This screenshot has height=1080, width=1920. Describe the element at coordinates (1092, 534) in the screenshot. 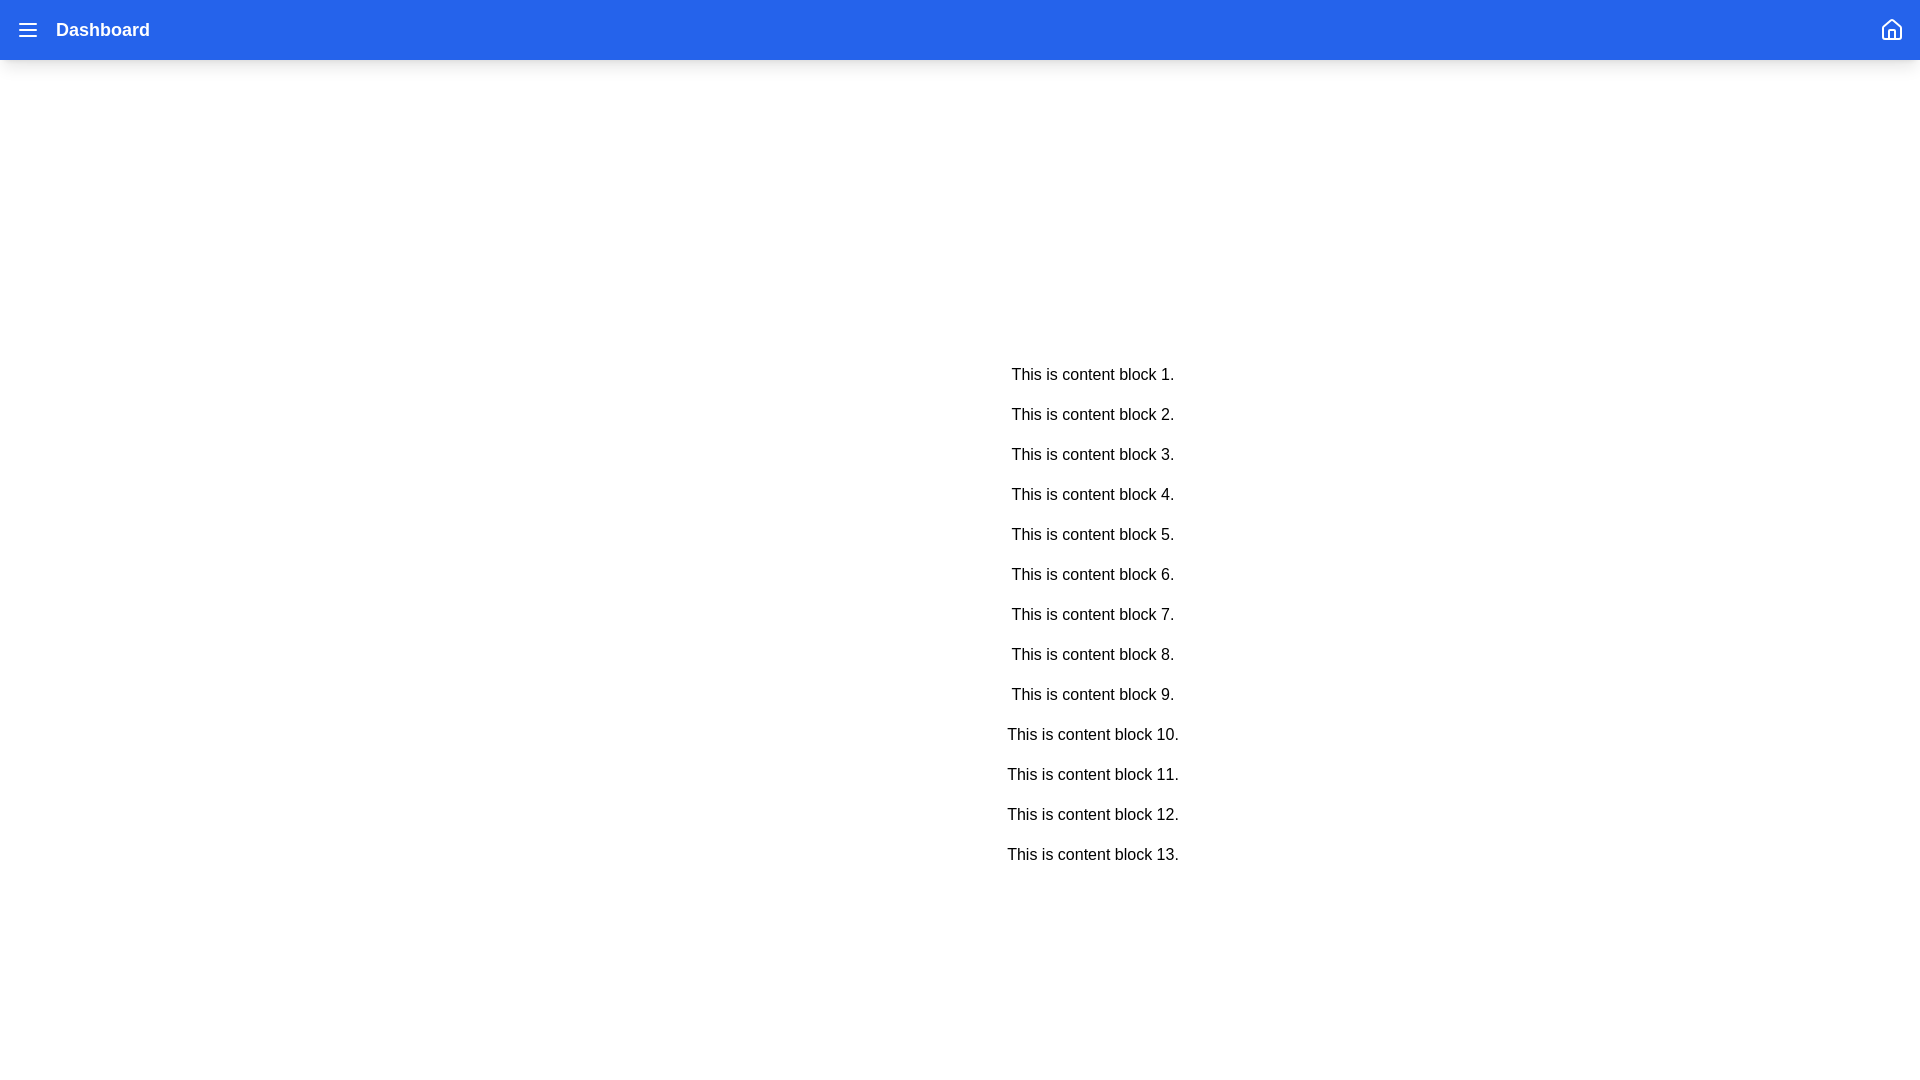

I see `the fifth Text Label in a vertical list of content blocks, which is positioned between 'This is content block 4.' and 'This is content block 6.'` at that location.